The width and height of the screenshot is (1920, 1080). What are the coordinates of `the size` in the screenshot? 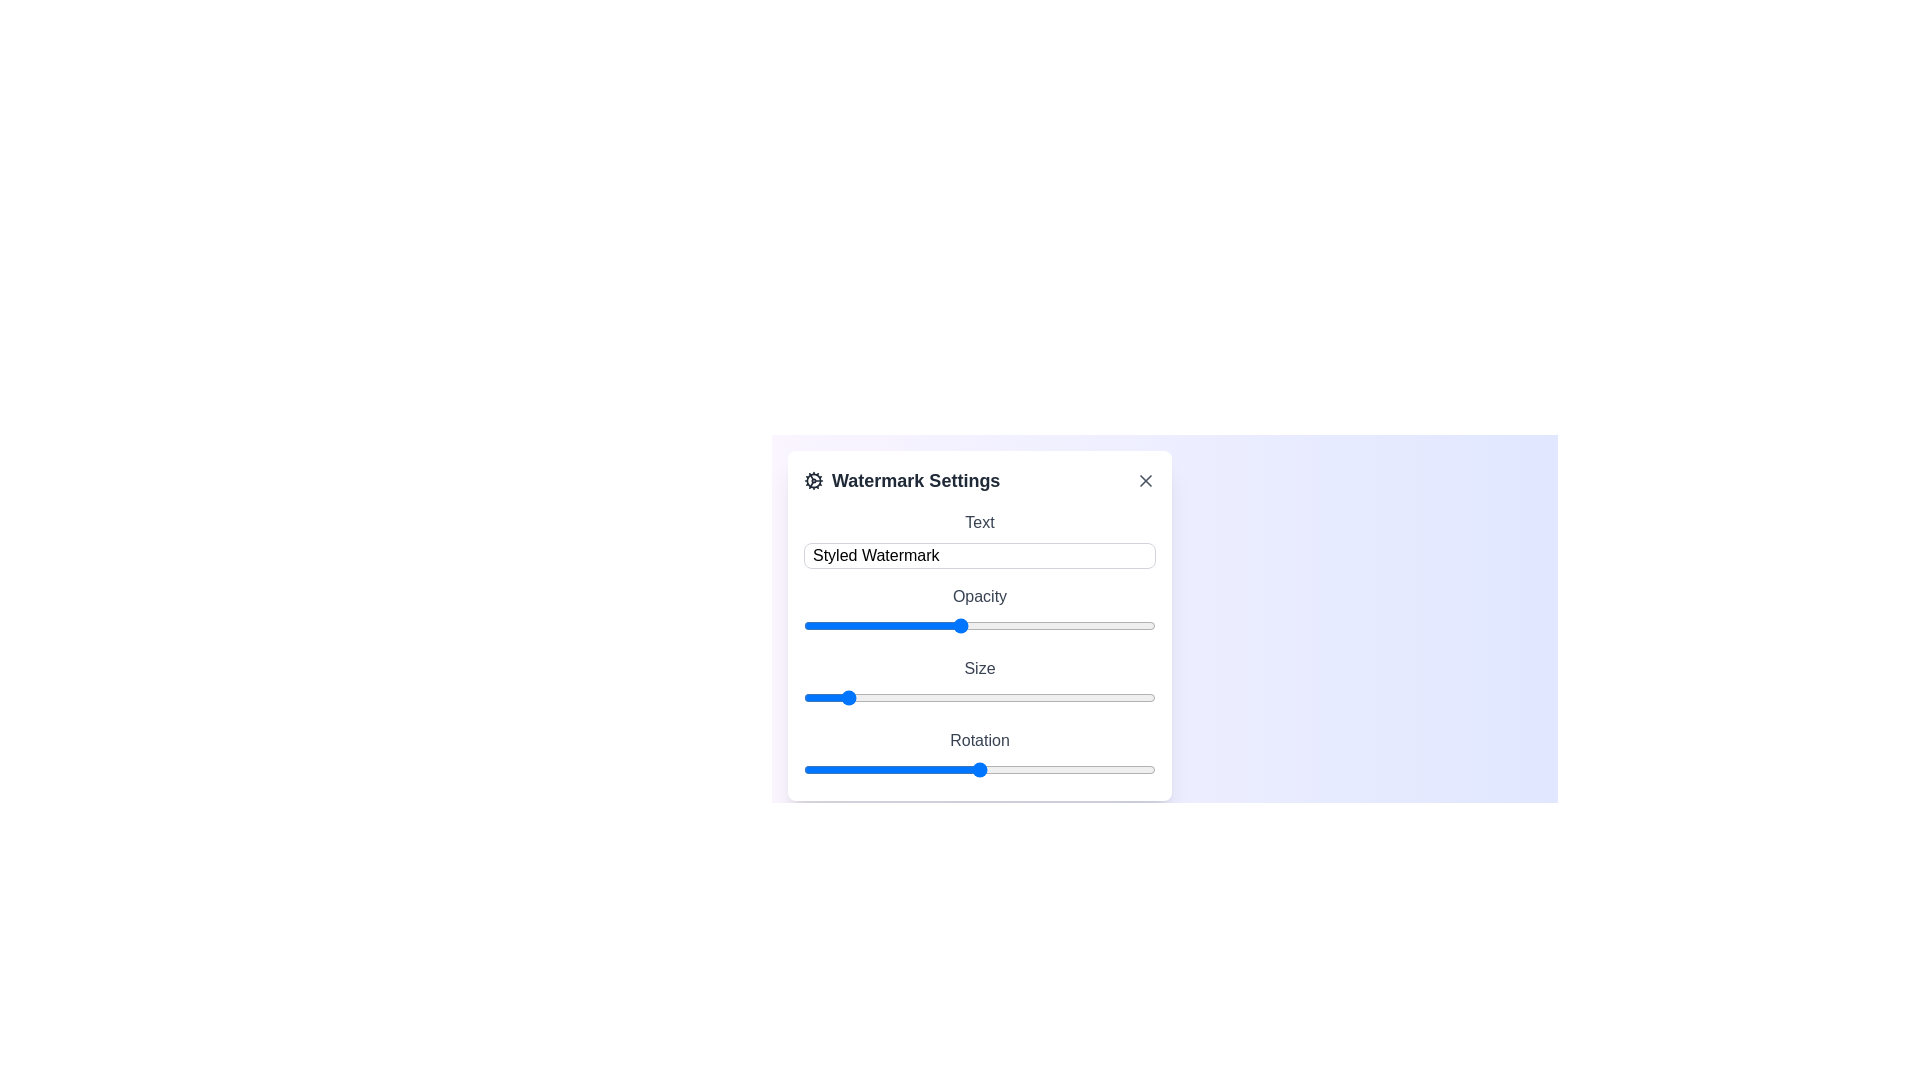 It's located at (939, 697).